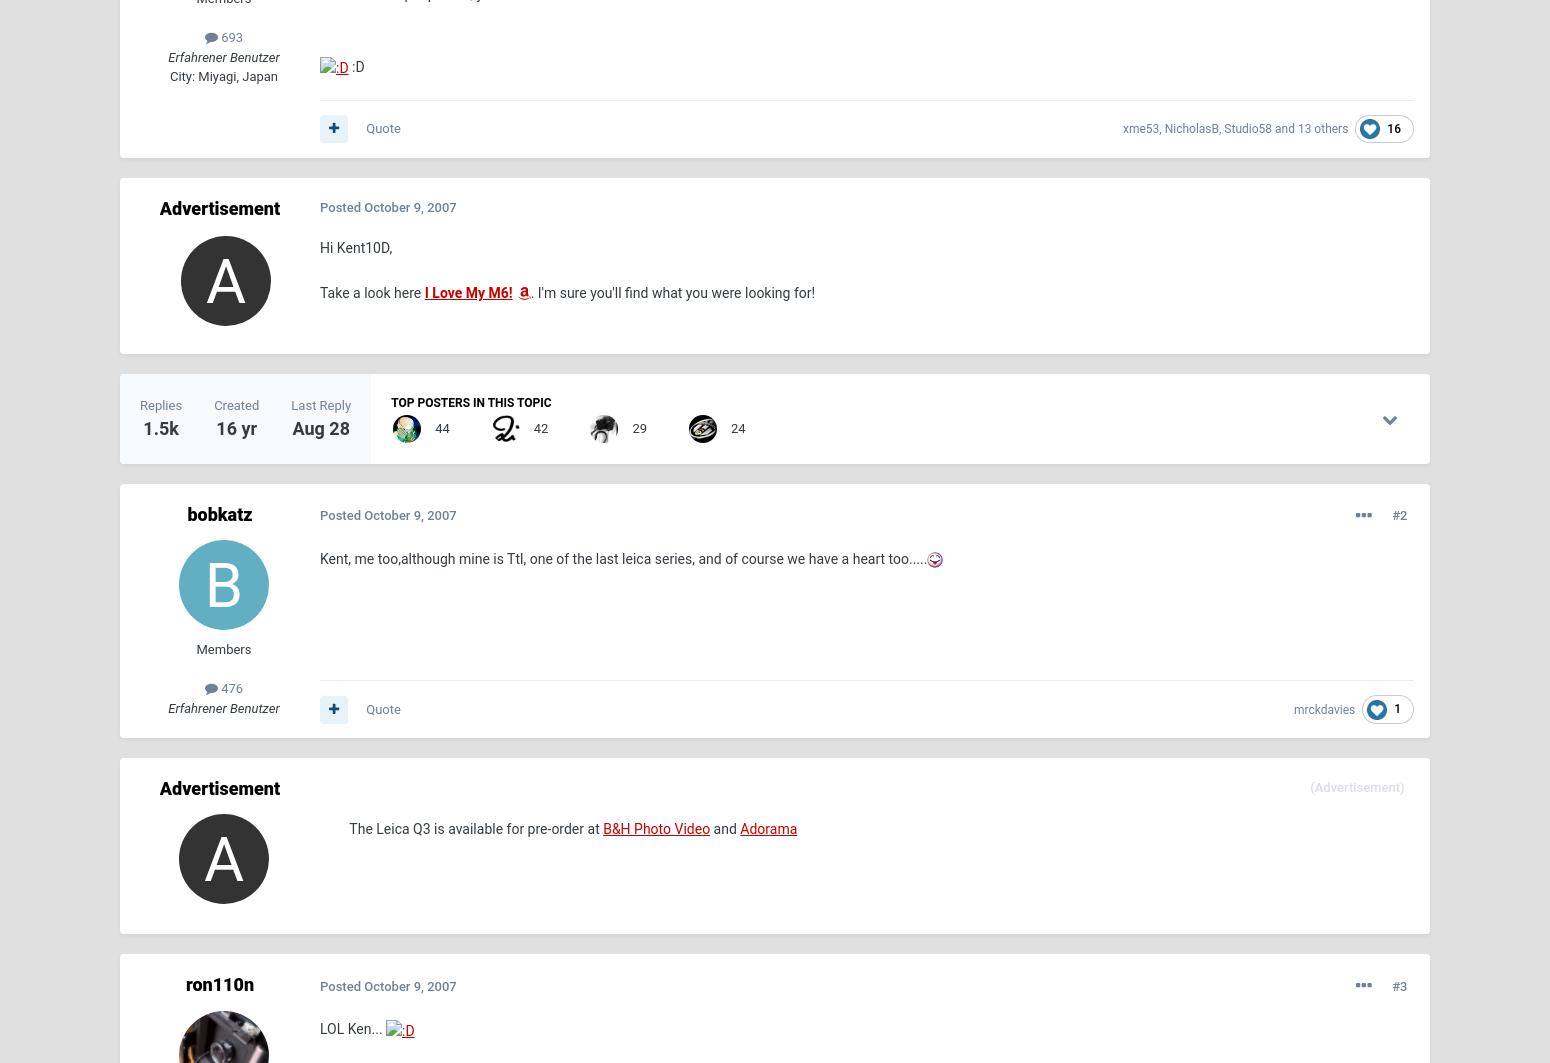  What do you see at coordinates (724, 878) in the screenshot?
I see `'Imprint'` at bounding box center [724, 878].